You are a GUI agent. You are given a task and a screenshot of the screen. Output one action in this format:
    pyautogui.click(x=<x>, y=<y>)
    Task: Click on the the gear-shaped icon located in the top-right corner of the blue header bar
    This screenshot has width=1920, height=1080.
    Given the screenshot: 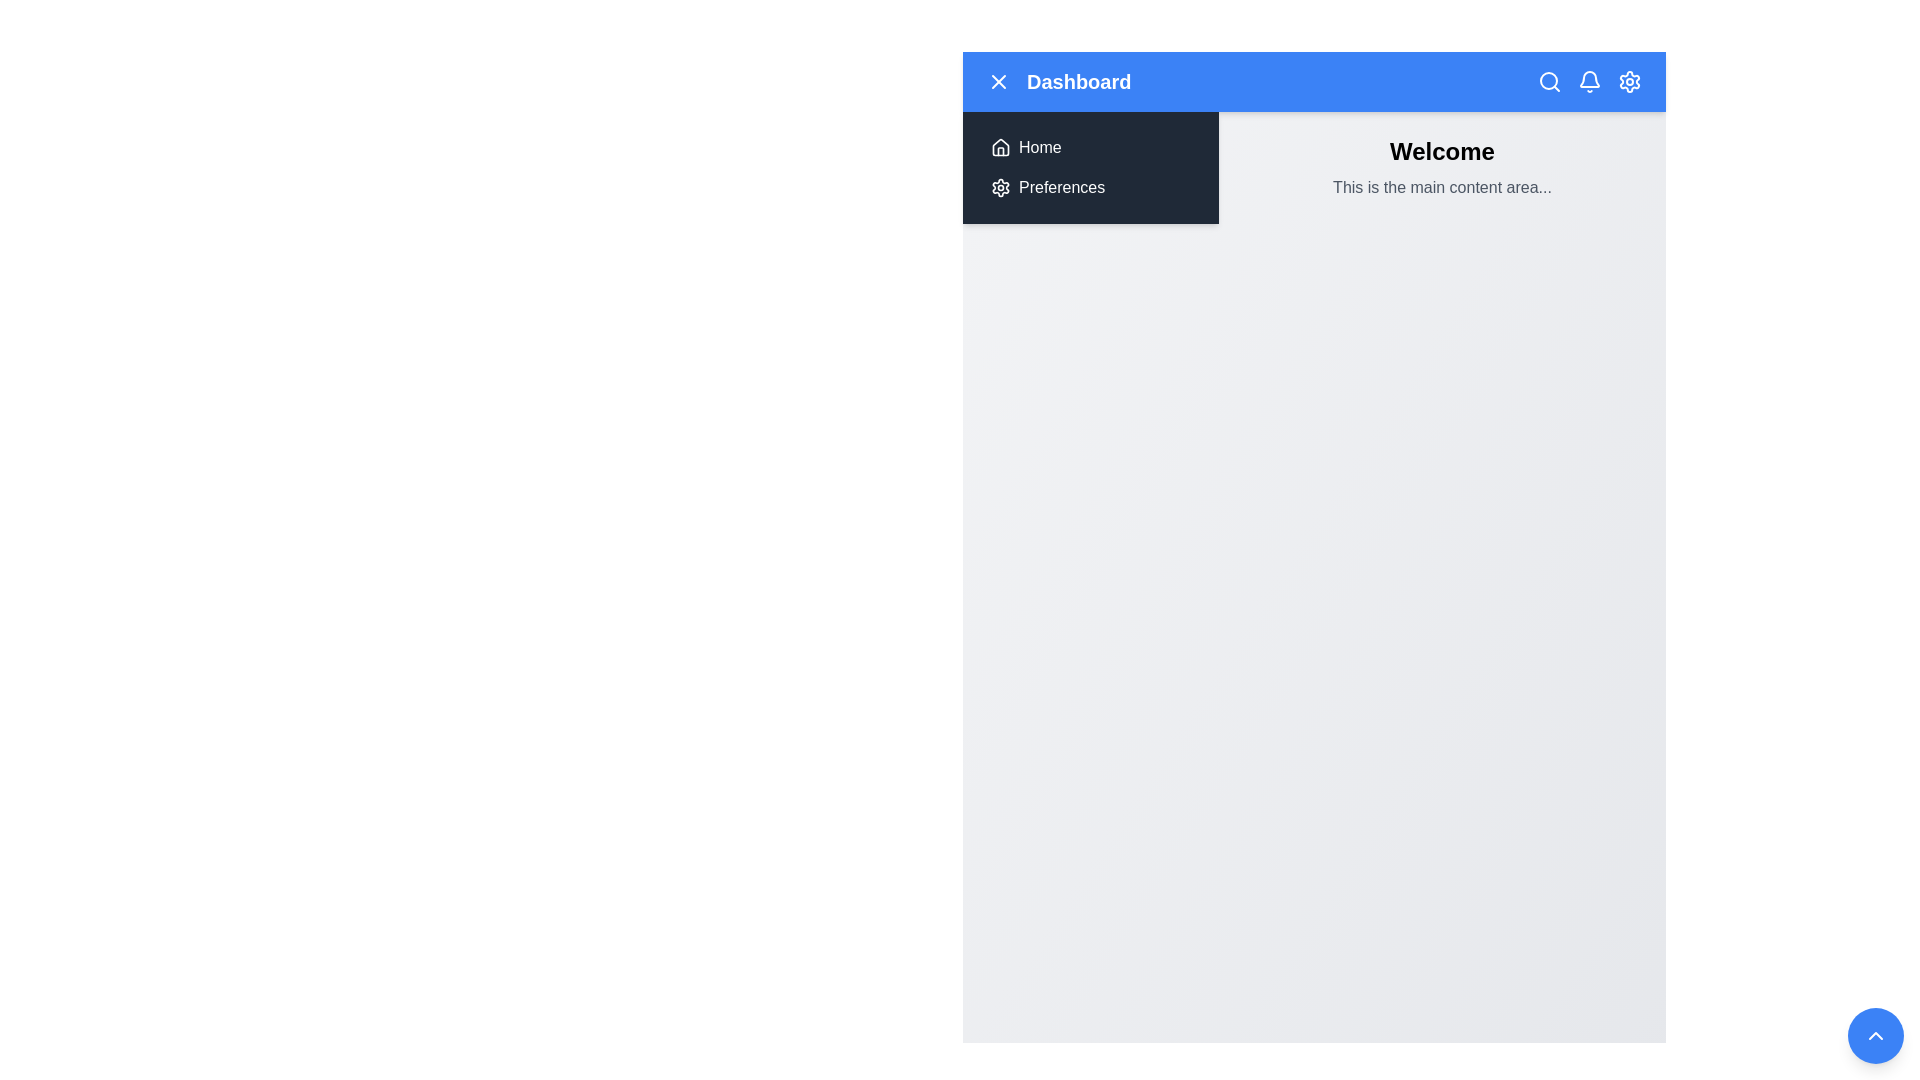 What is the action you would take?
    pyautogui.click(x=1630, y=80)
    